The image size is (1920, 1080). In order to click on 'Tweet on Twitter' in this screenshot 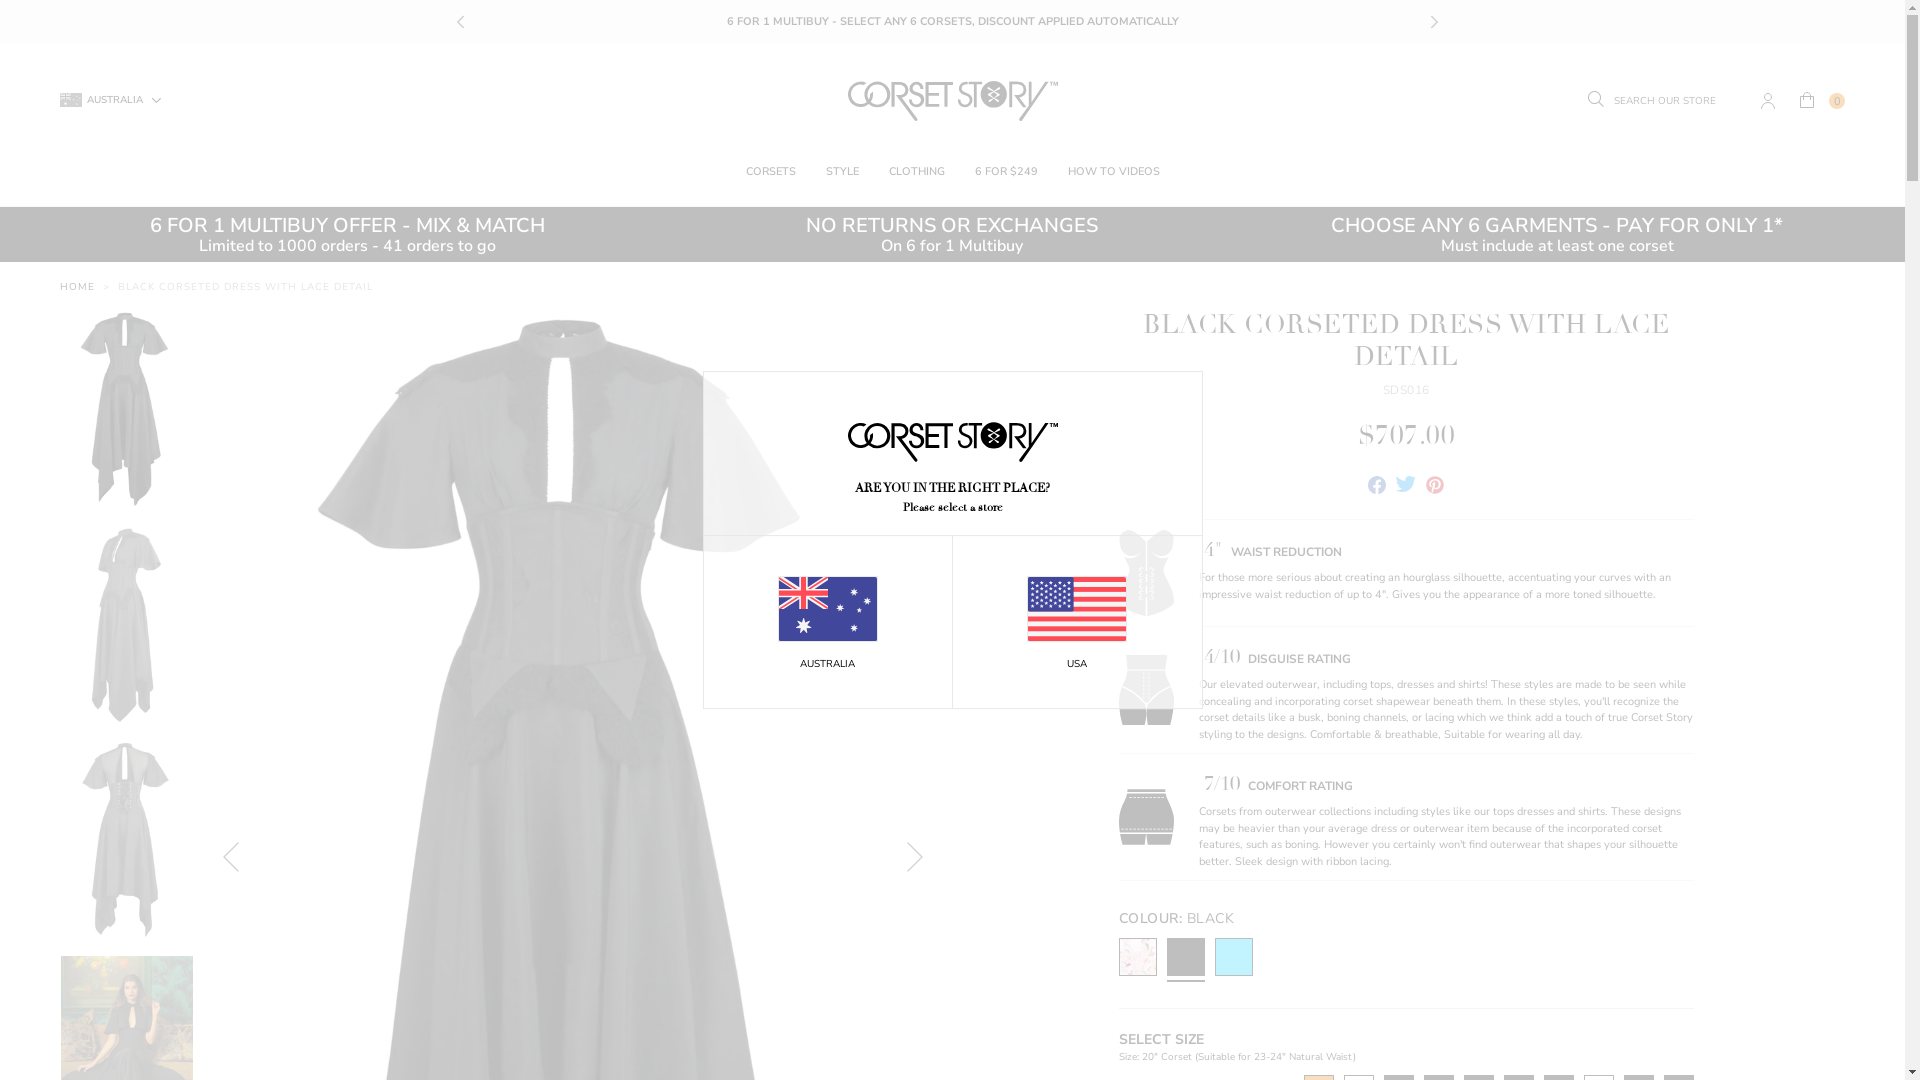, I will do `click(1395, 487)`.